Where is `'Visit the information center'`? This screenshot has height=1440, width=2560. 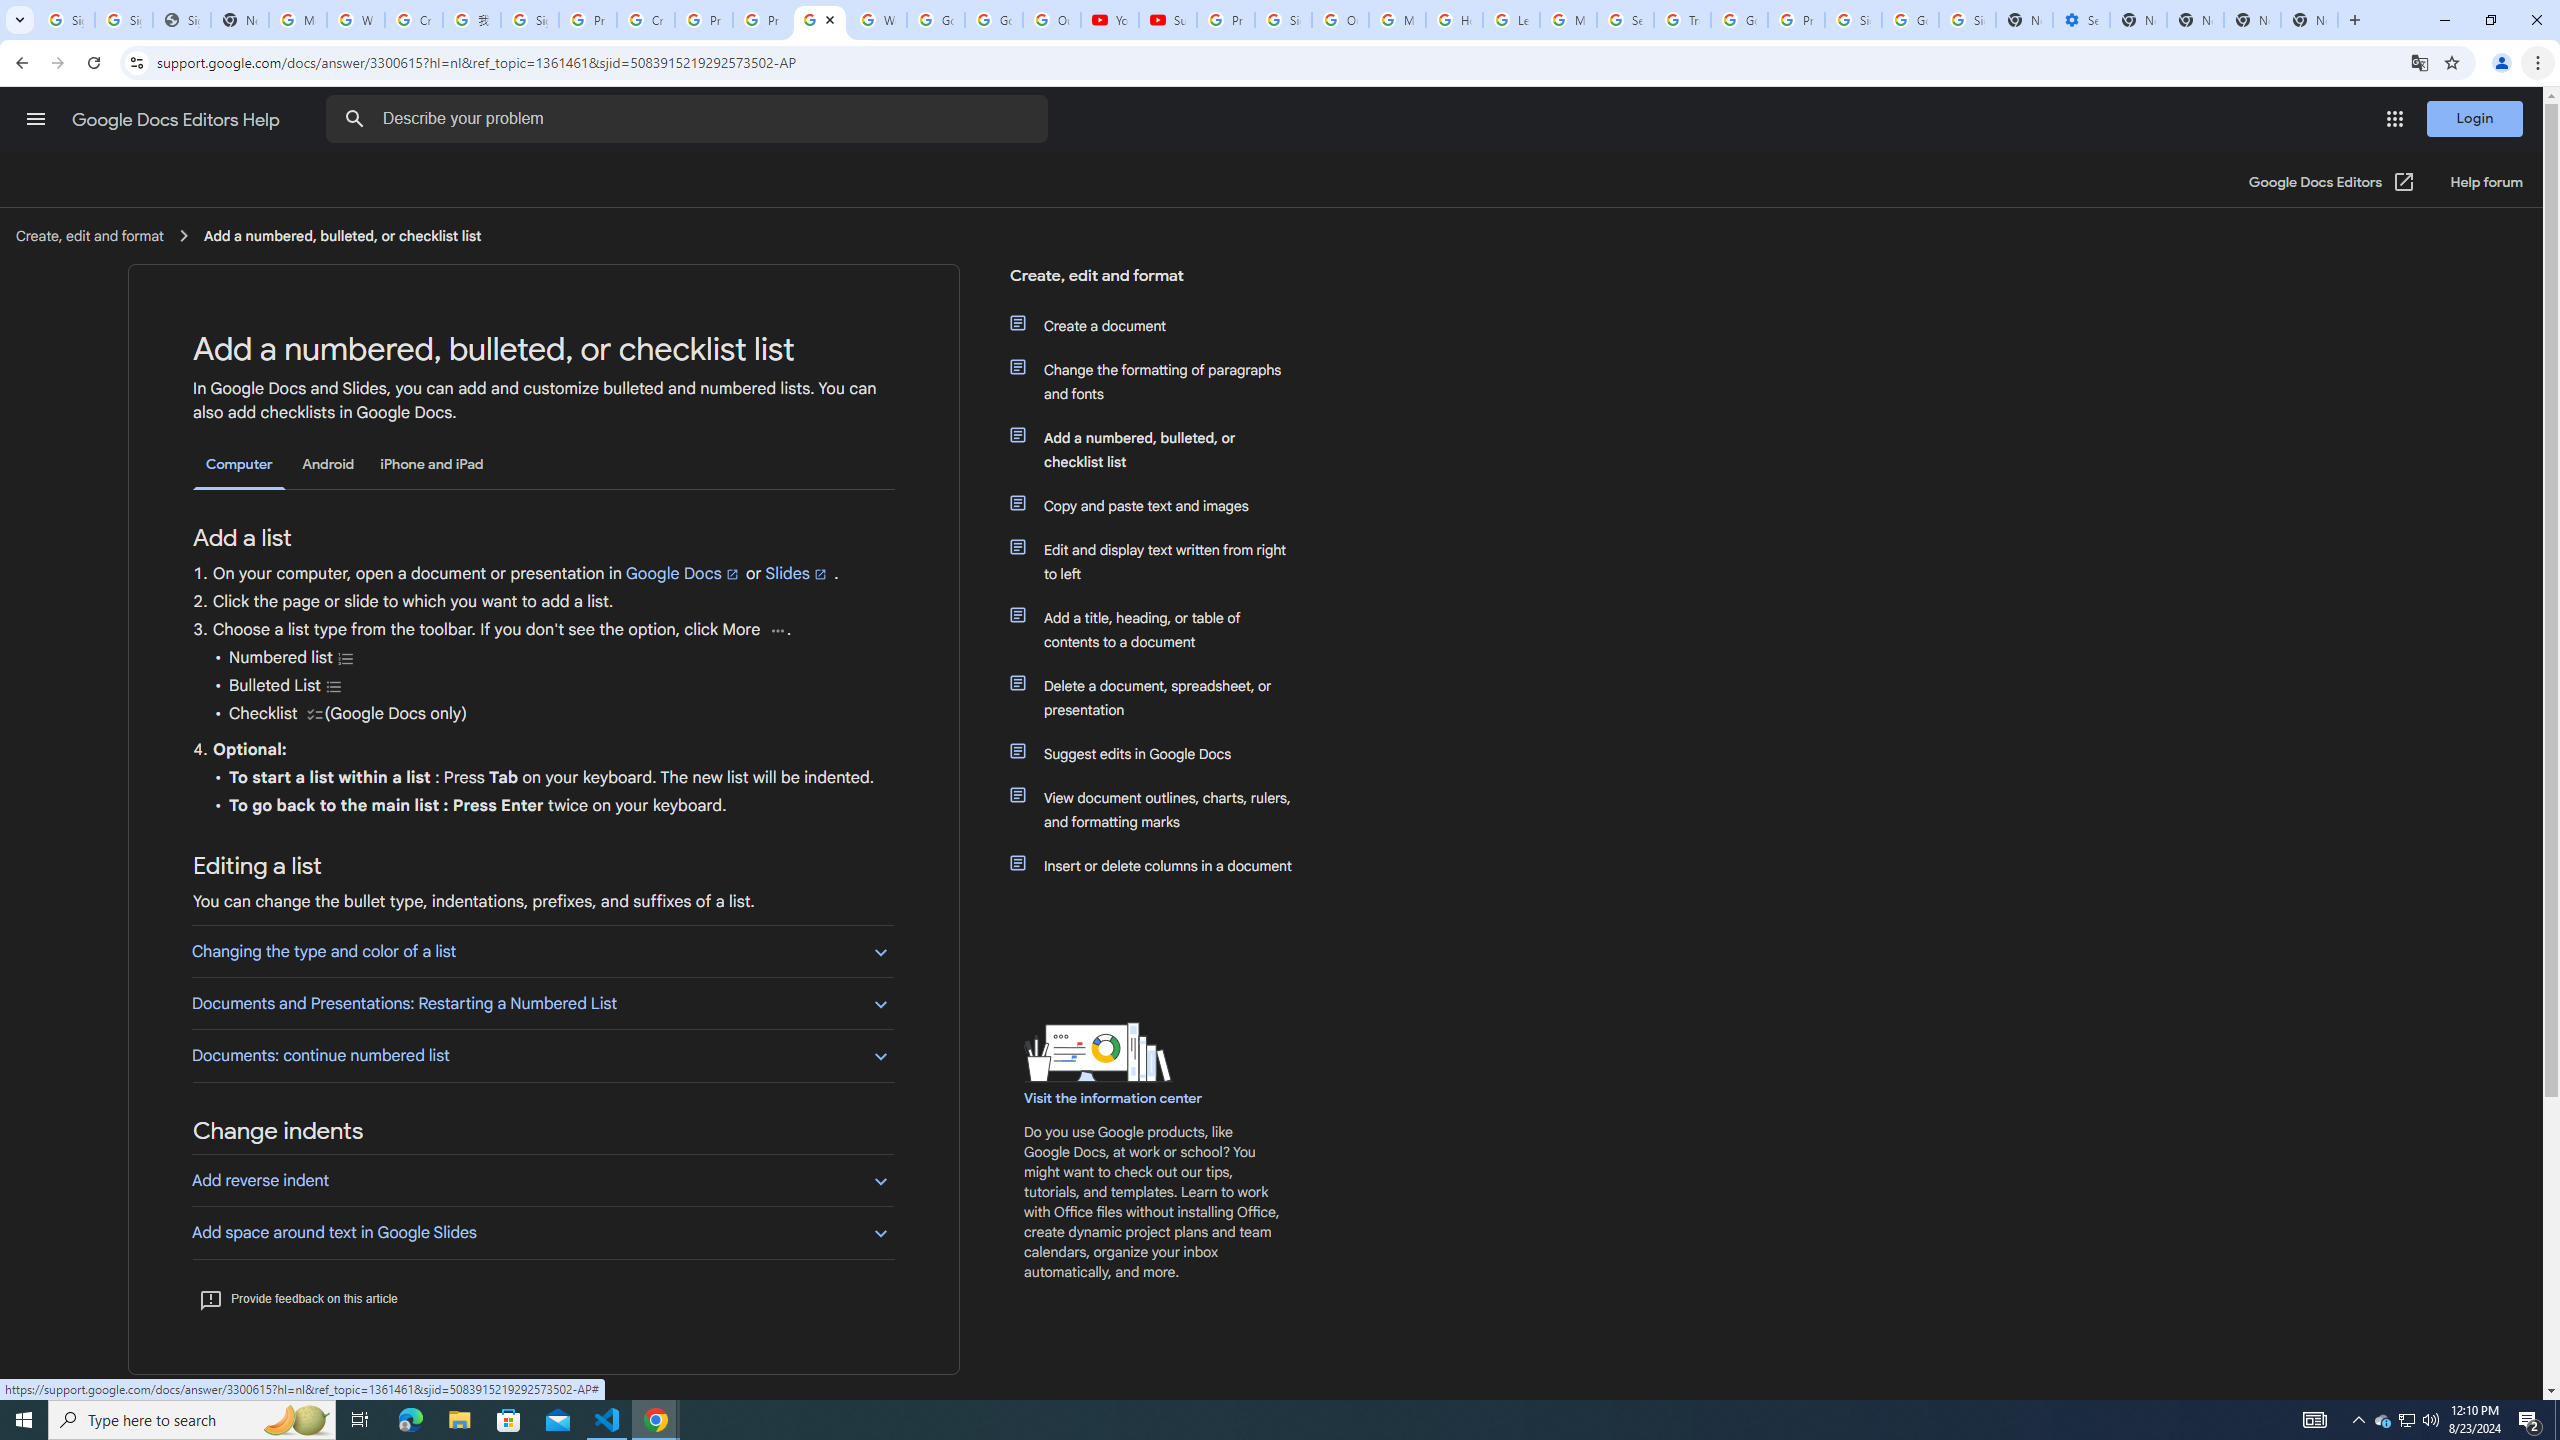 'Visit the information center' is located at coordinates (1112, 1098).